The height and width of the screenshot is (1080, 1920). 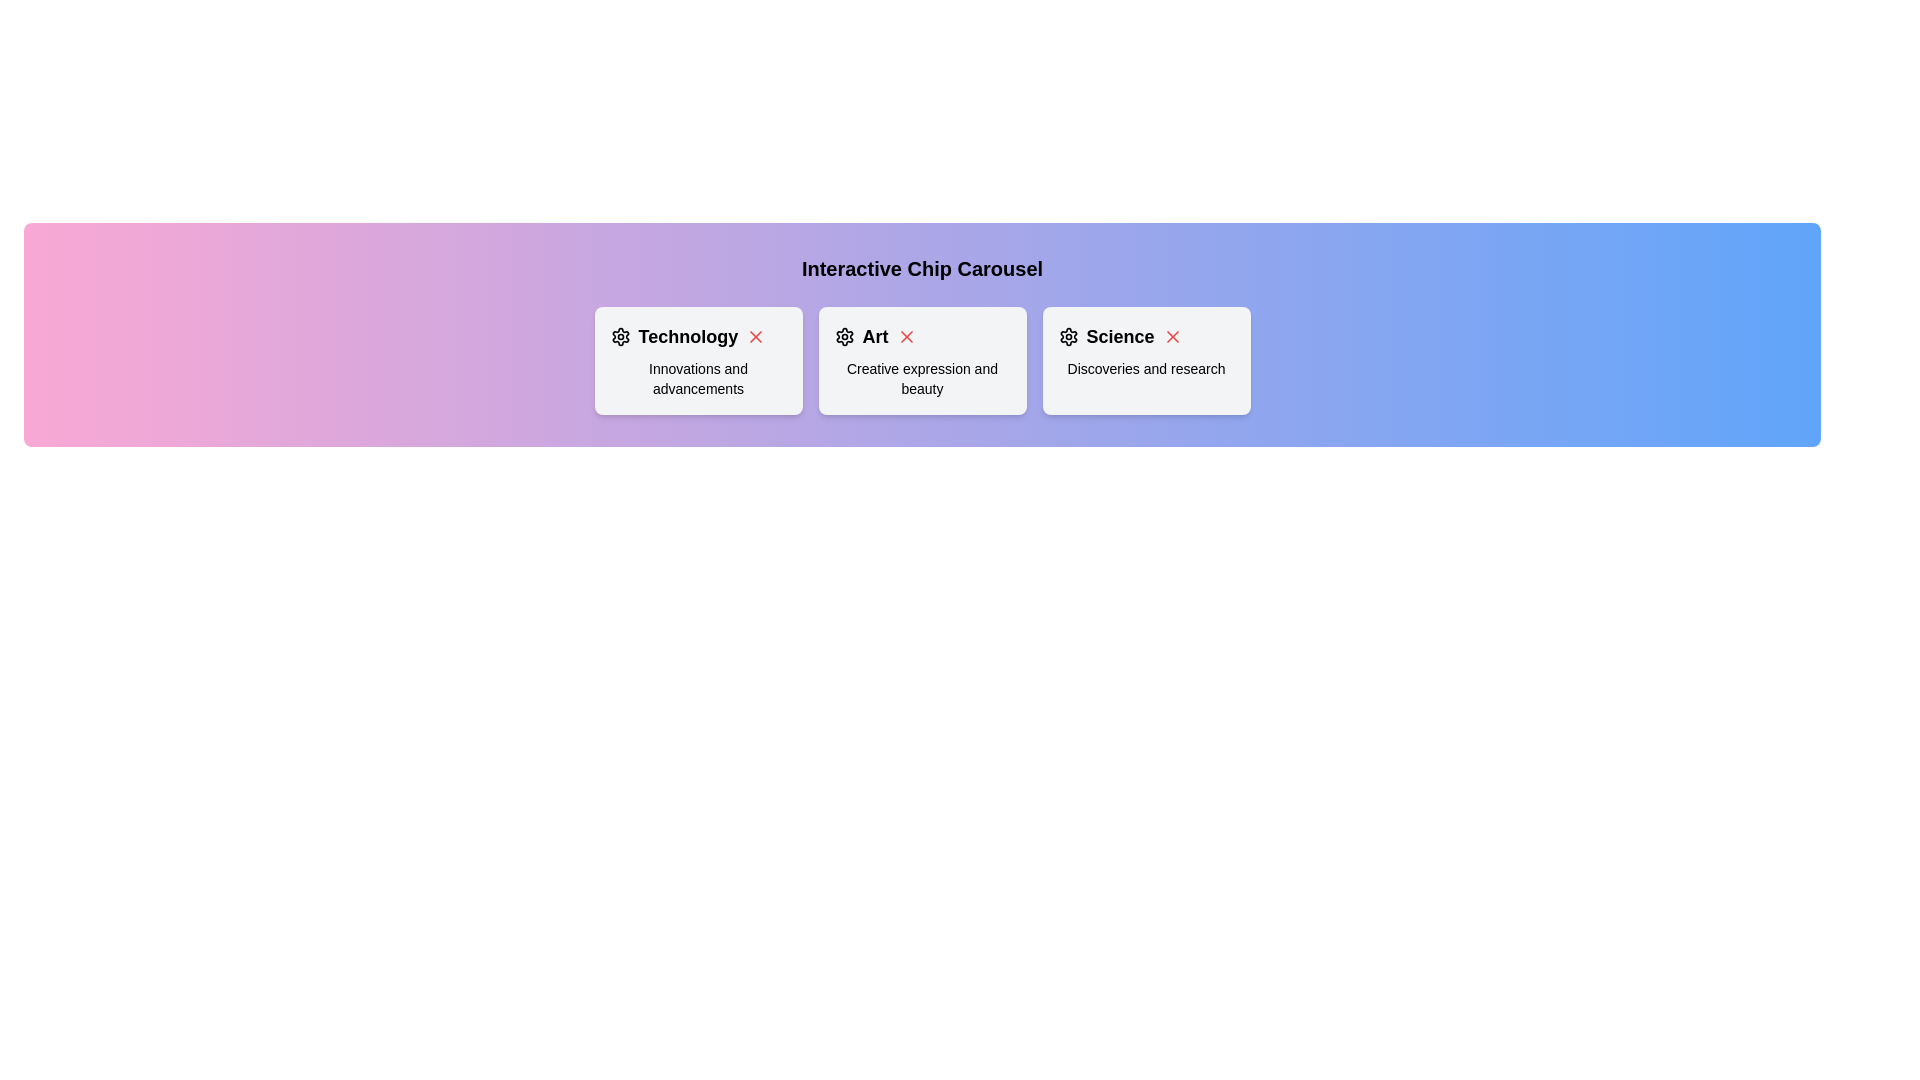 I want to click on the chip labeled Science to select it, so click(x=1146, y=361).